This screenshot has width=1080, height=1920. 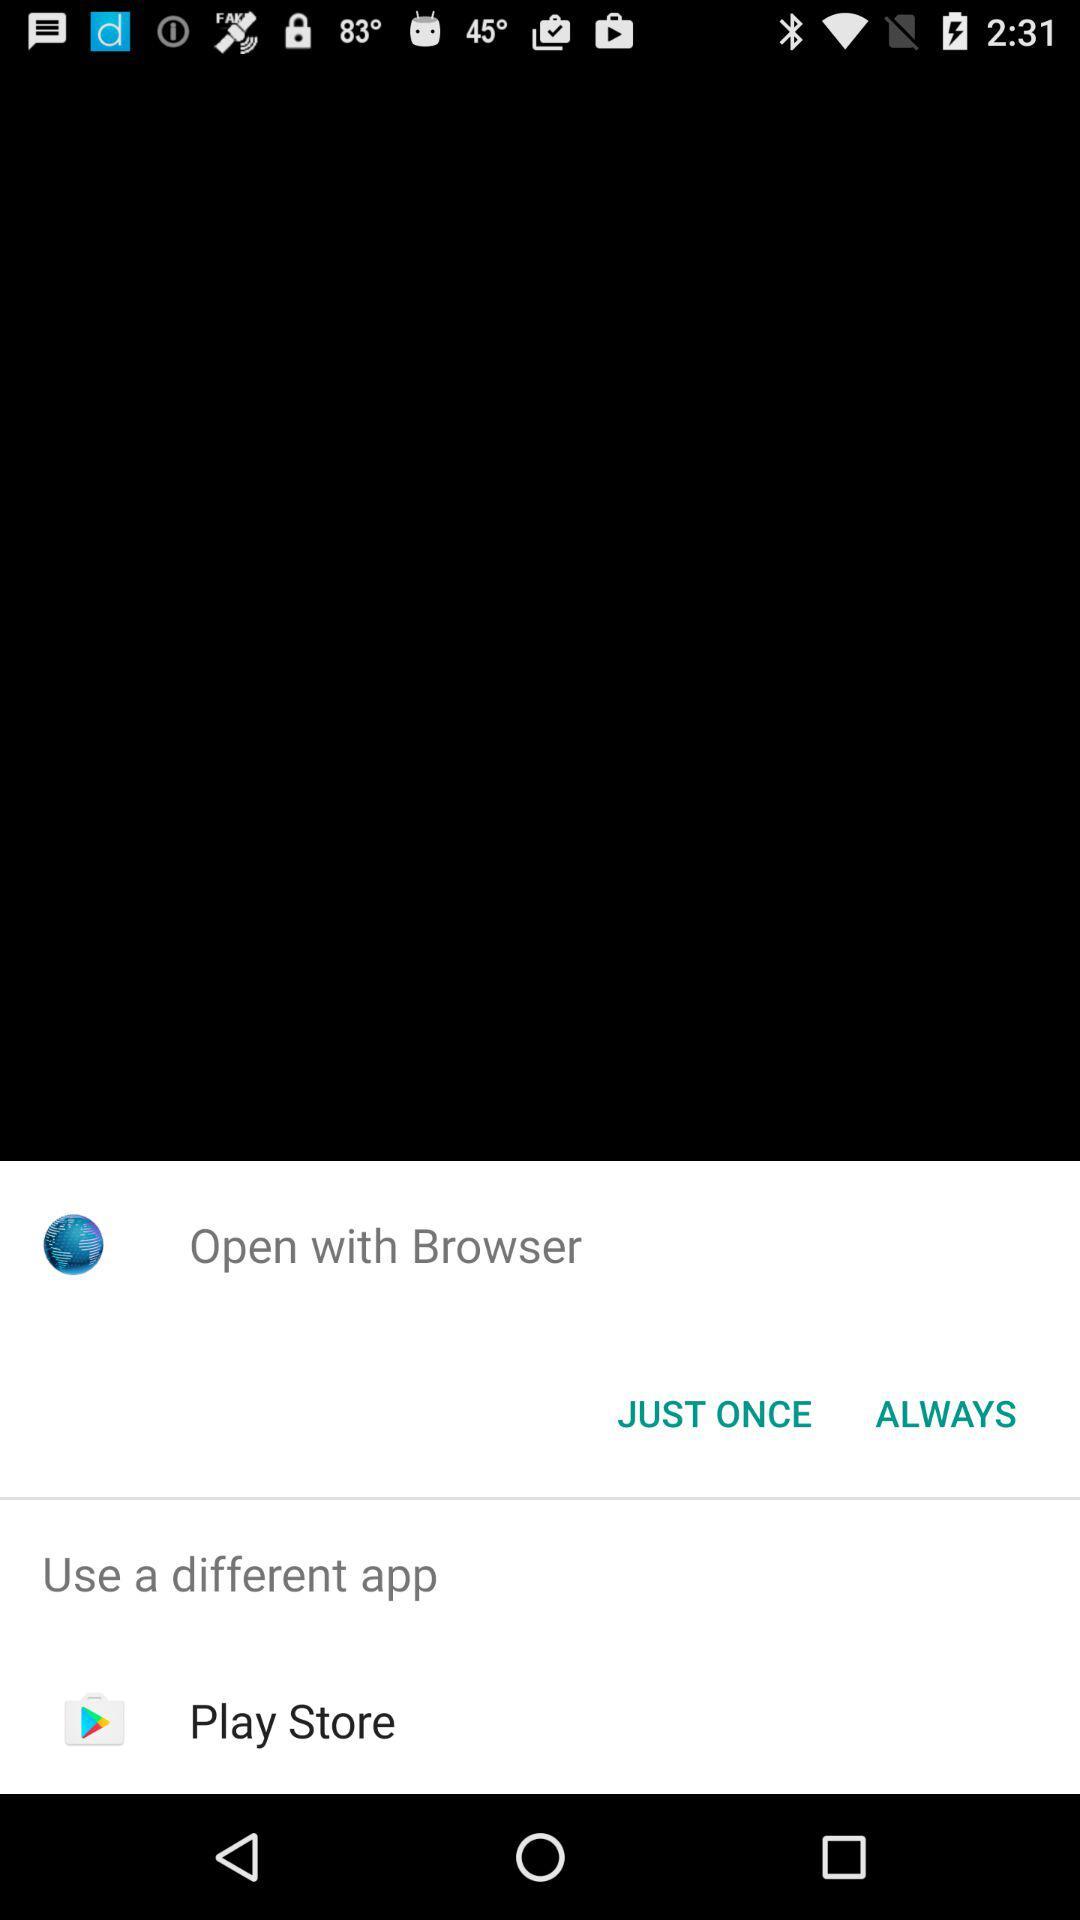 What do you see at coordinates (292, 1719) in the screenshot?
I see `play store app` at bounding box center [292, 1719].